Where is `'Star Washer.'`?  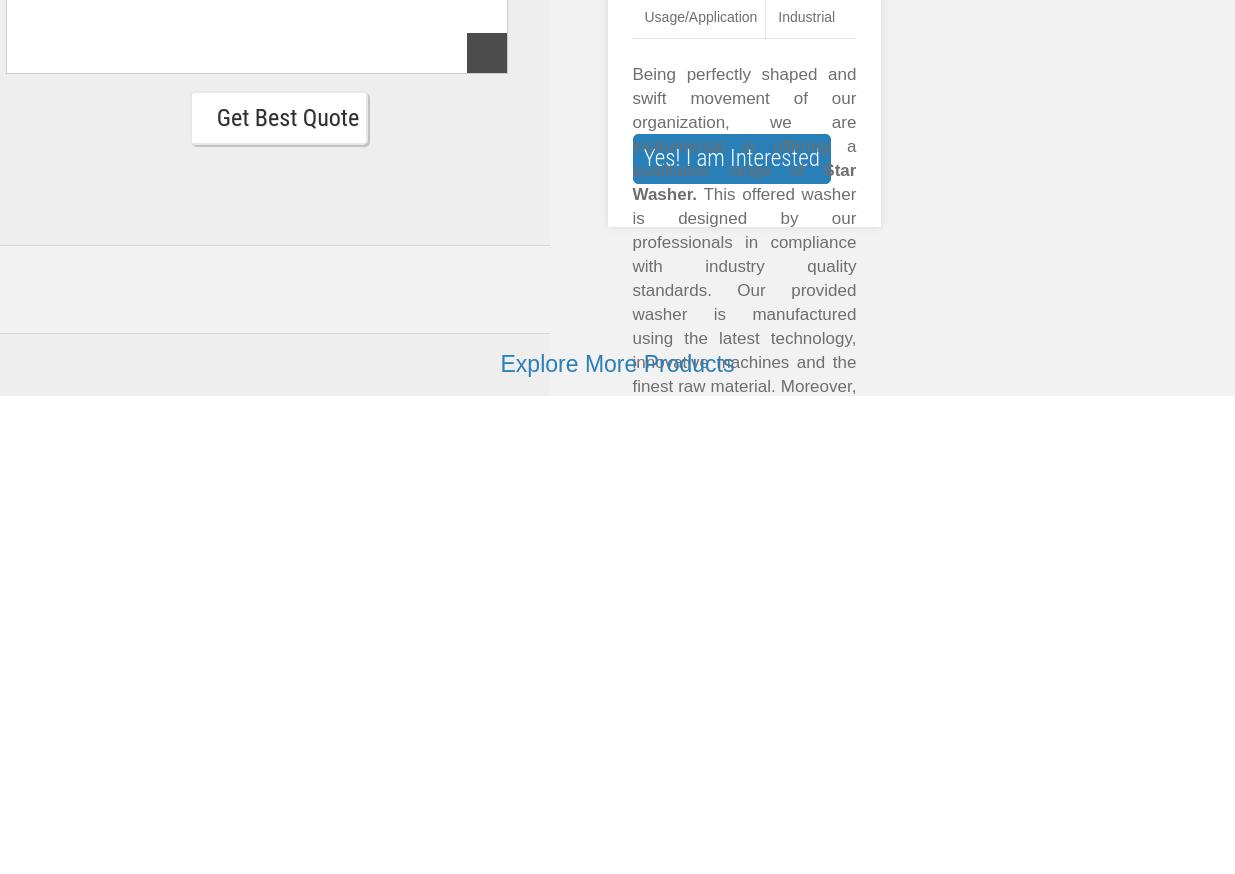 'Star Washer.' is located at coordinates (743, 181).